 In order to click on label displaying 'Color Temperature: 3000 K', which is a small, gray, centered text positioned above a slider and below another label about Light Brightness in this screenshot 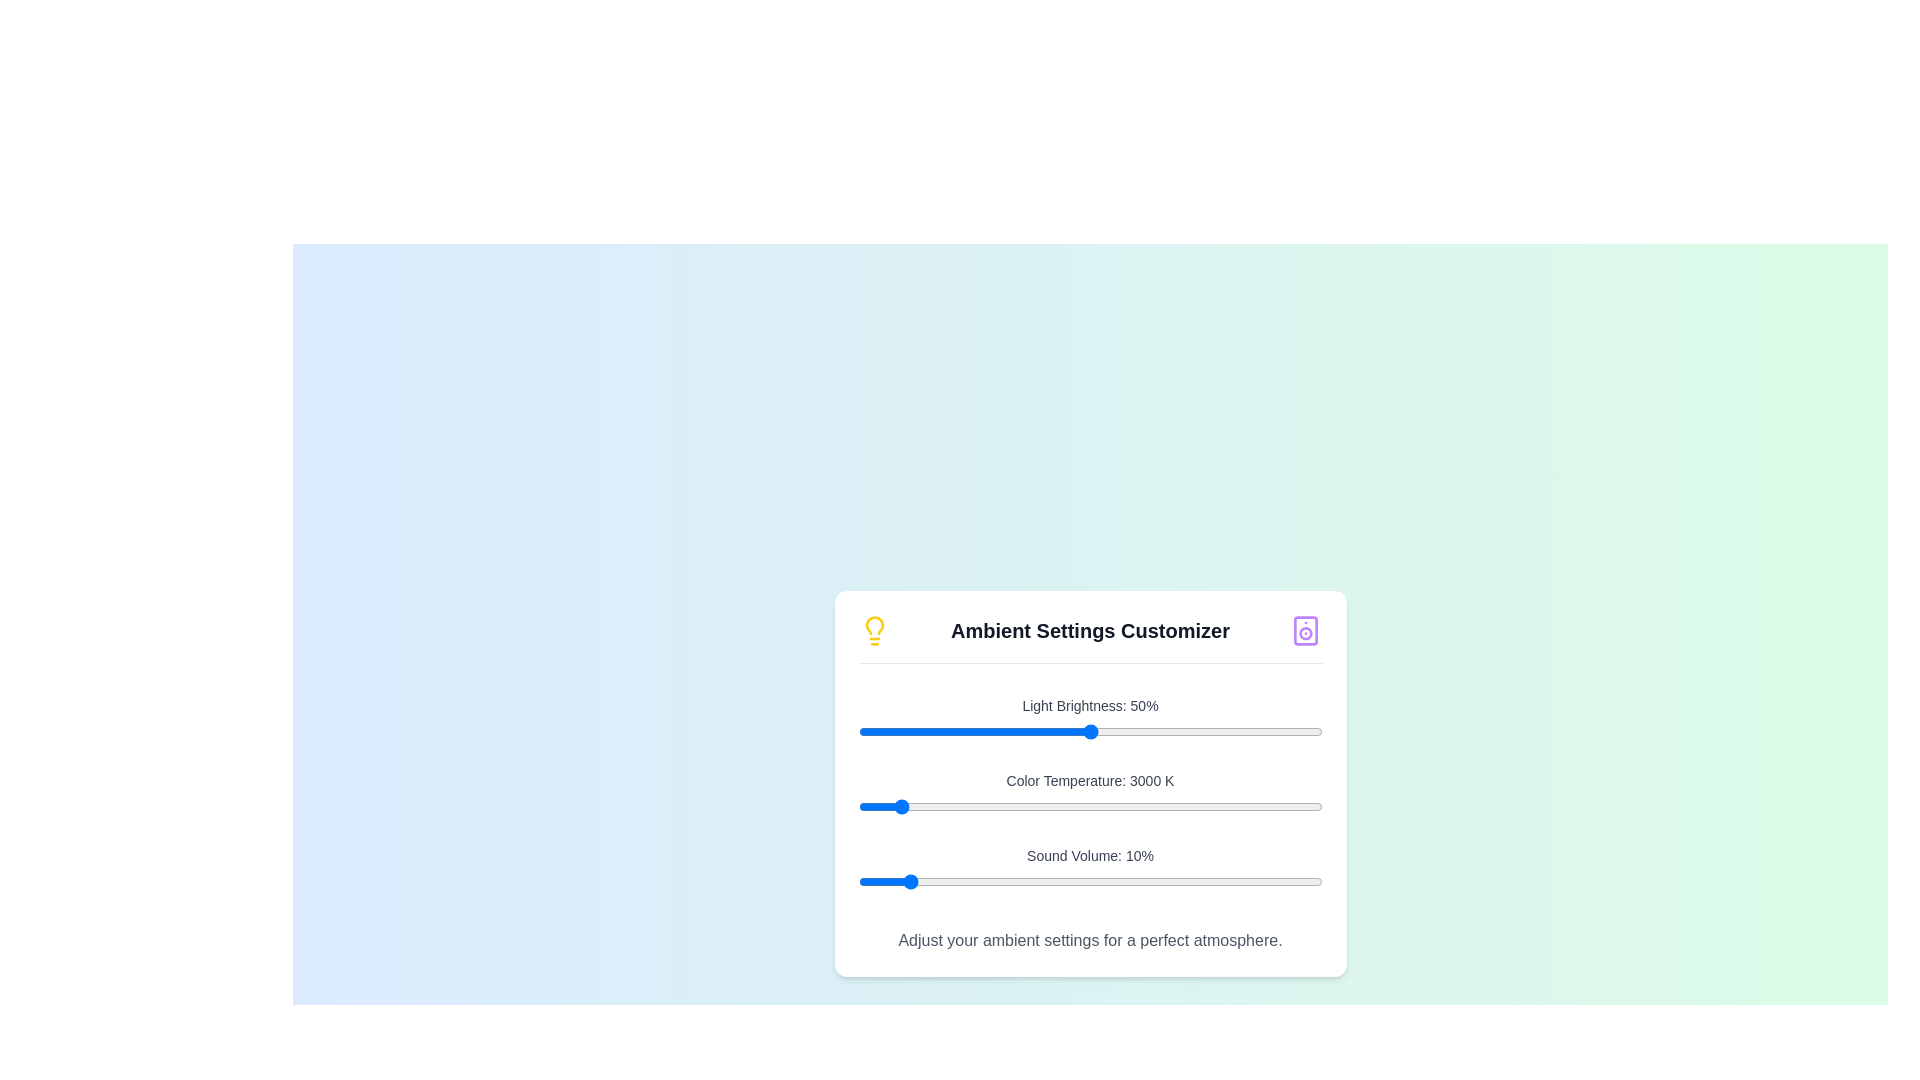, I will do `click(1089, 779)`.